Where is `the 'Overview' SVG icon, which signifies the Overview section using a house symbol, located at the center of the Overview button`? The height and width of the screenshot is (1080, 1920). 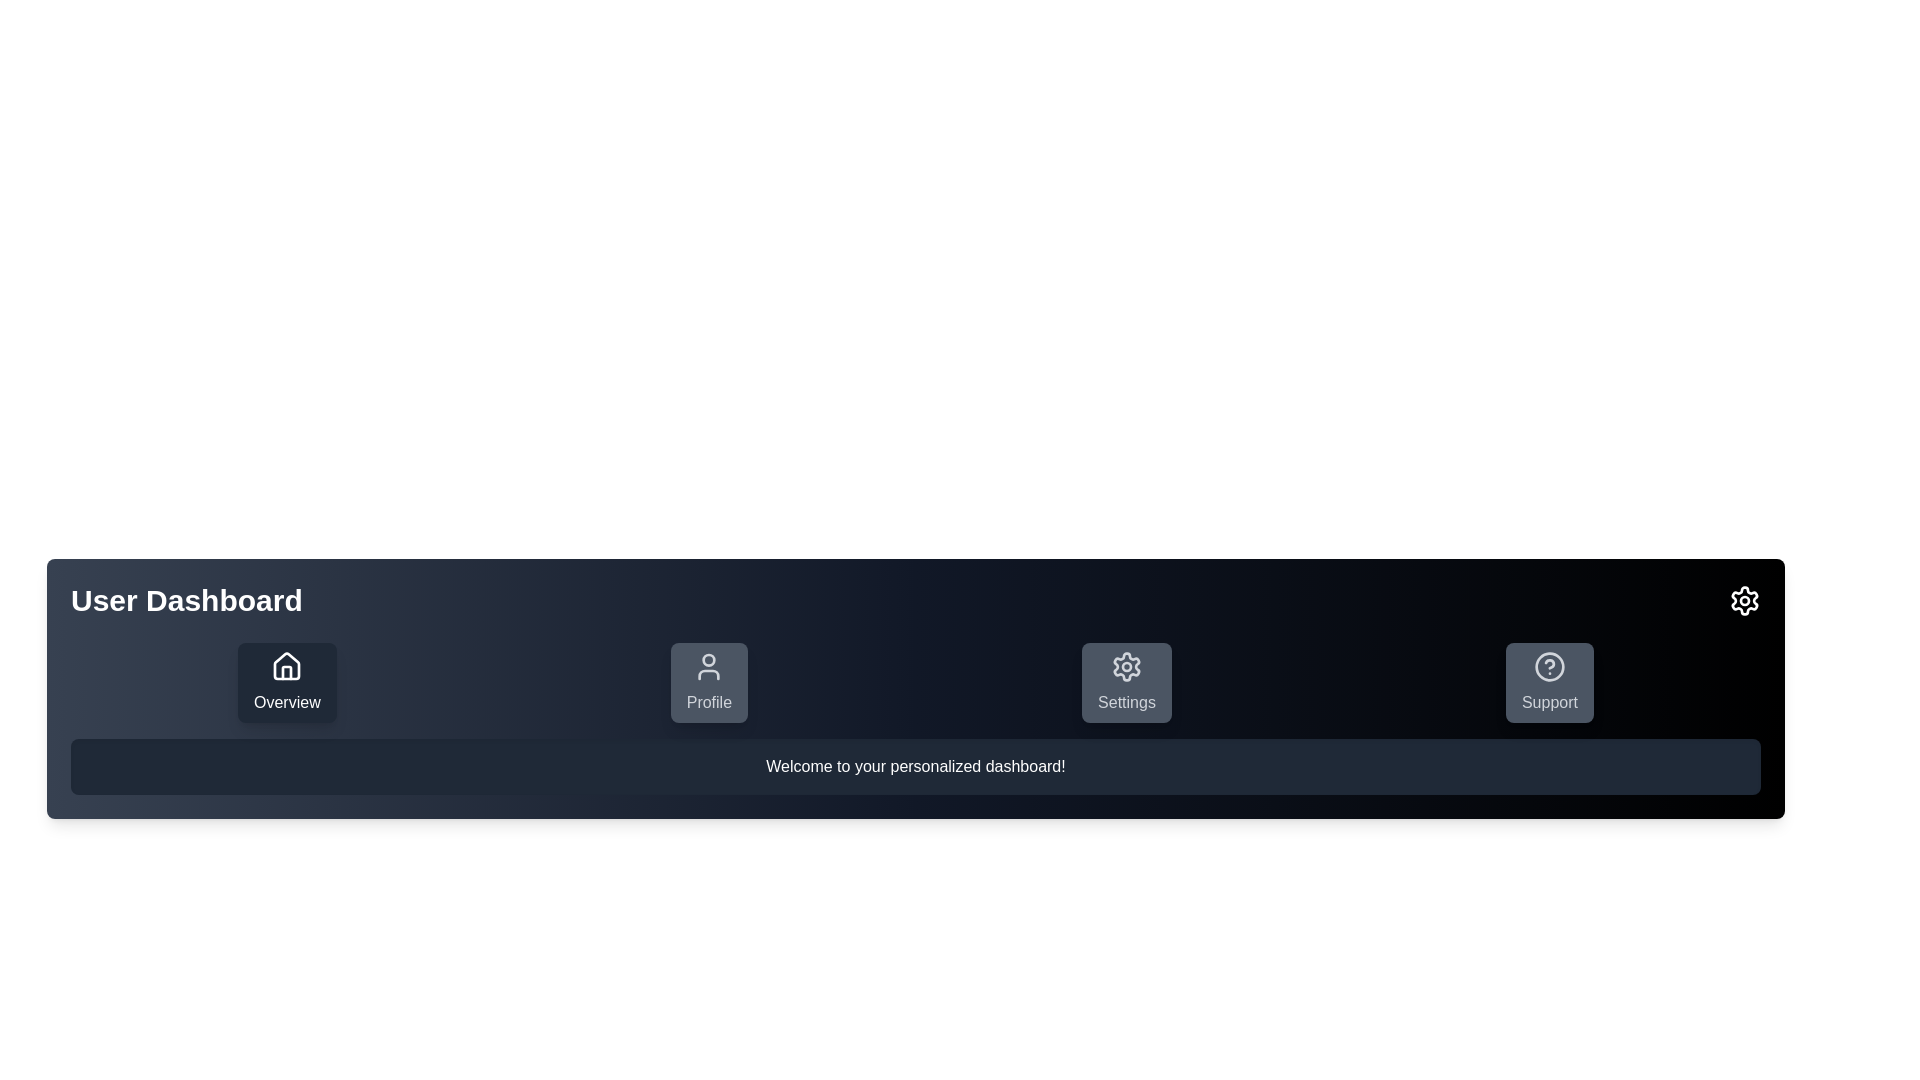
the 'Overview' SVG icon, which signifies the Overview section using a house symbol, located at the center of the Overview button is located at coordinates (286, 667).